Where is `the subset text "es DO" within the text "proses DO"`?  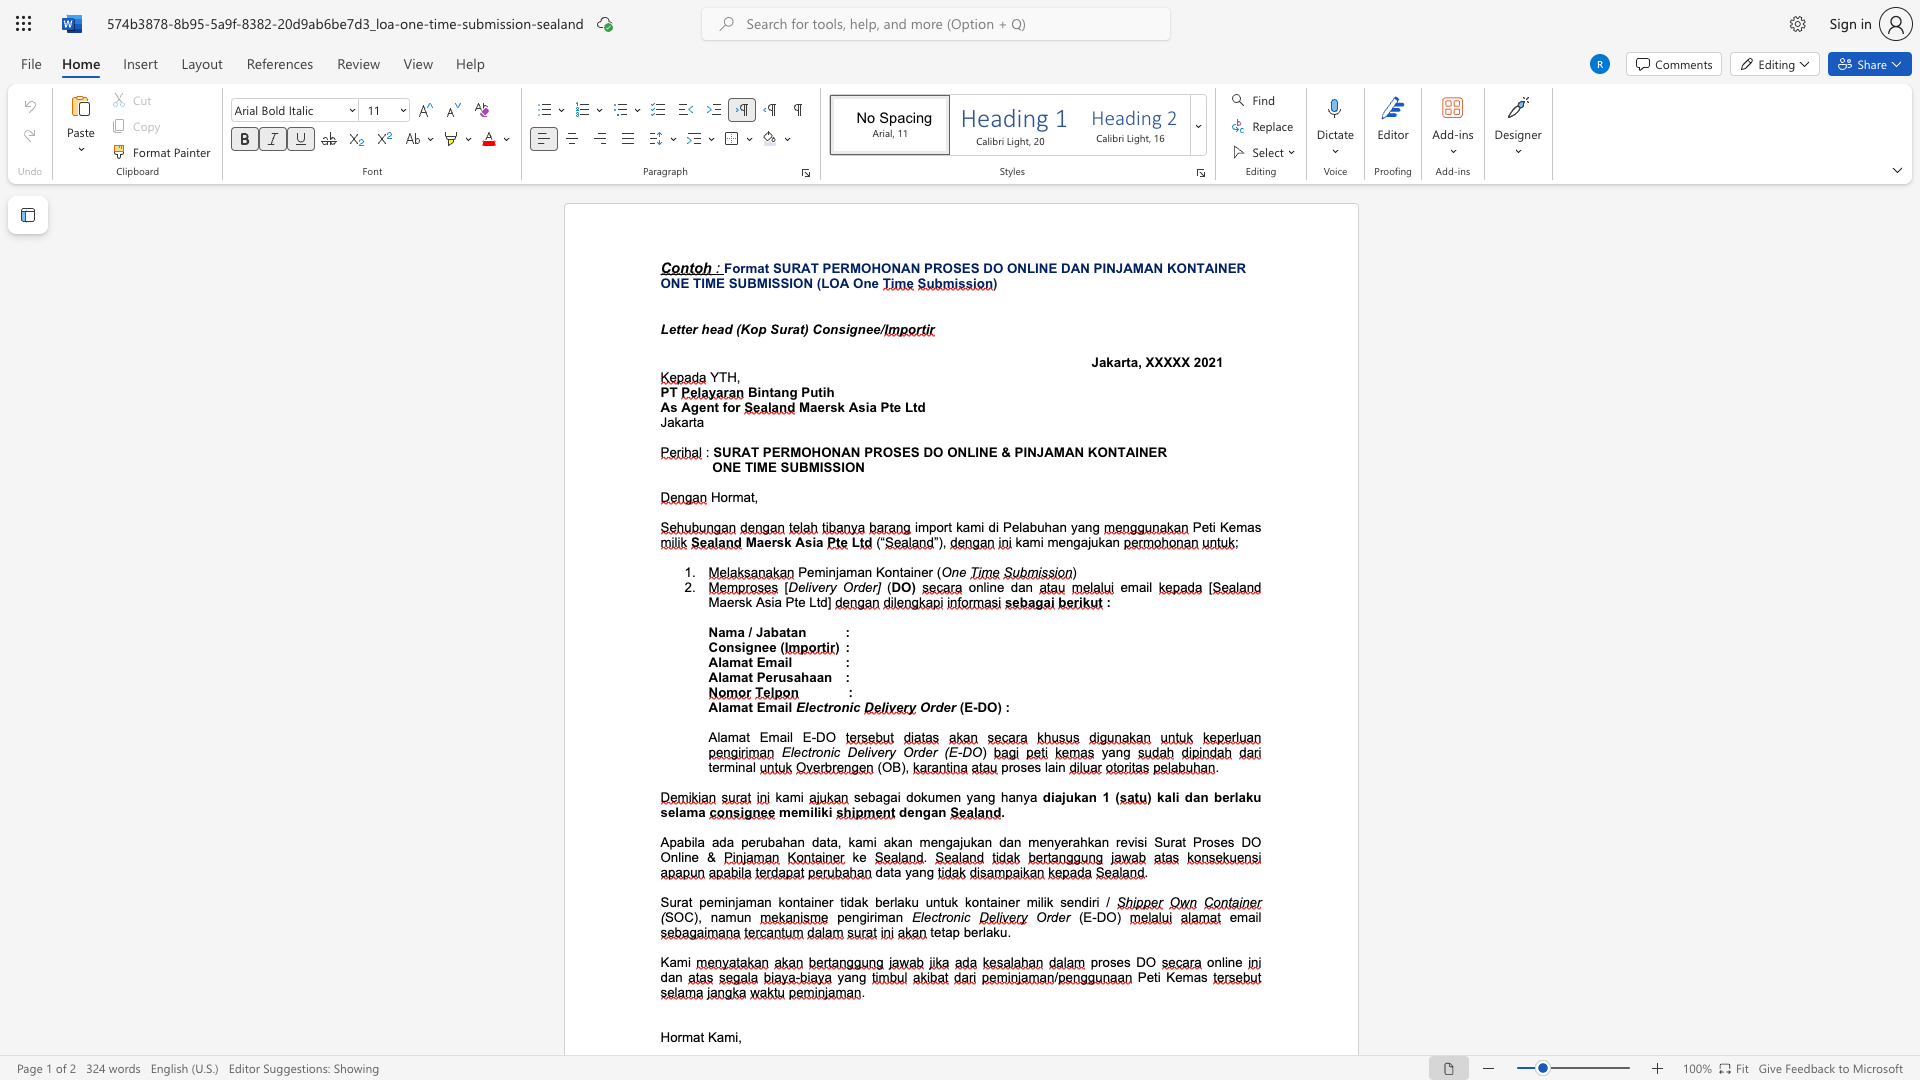
the subset text "es DO" within the text "proses DO" is located at coordinates (1115, 961).